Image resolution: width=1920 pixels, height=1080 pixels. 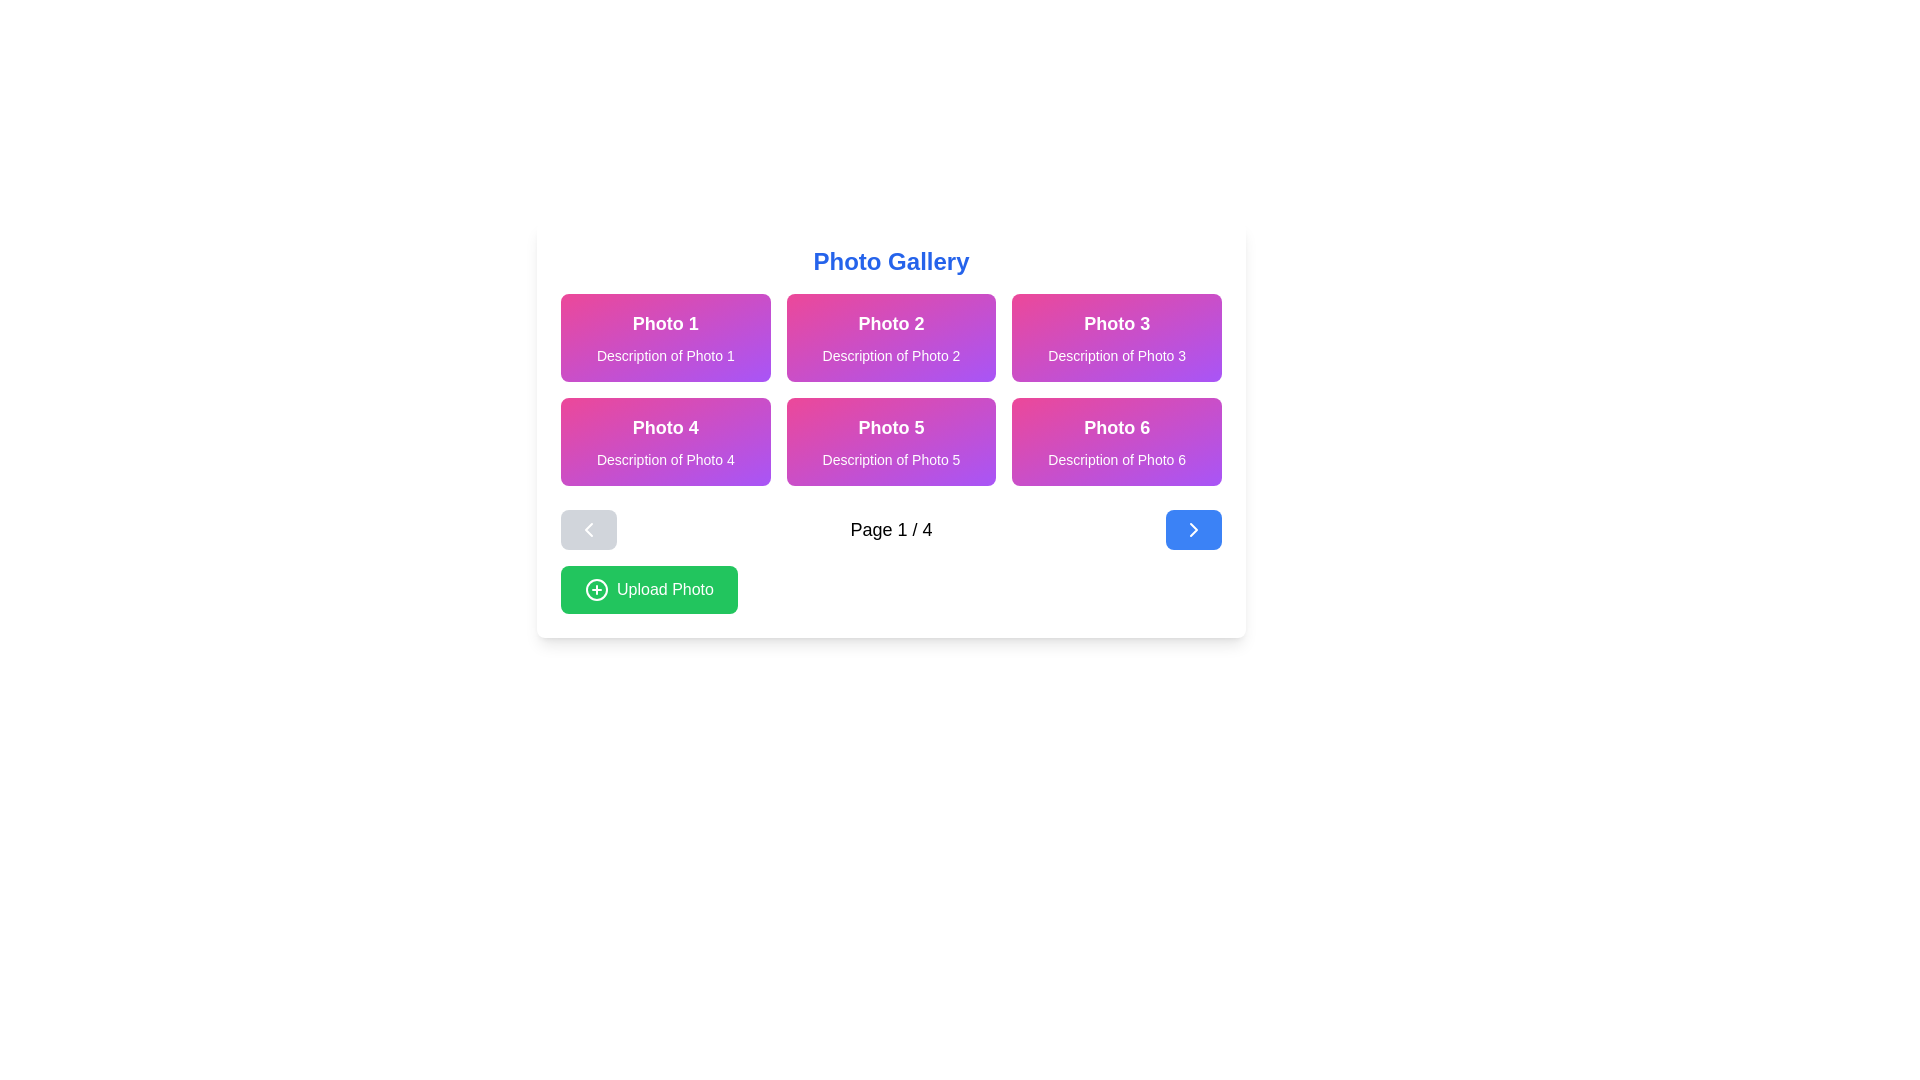 What do you see at coordinates (890, 427) in the screenshot?
I see `the 'Photo 5' text label, which is the upper text in the card element on the second row, second column of the photo gallery grid, to focus on it` at bounding box center [890, 427].